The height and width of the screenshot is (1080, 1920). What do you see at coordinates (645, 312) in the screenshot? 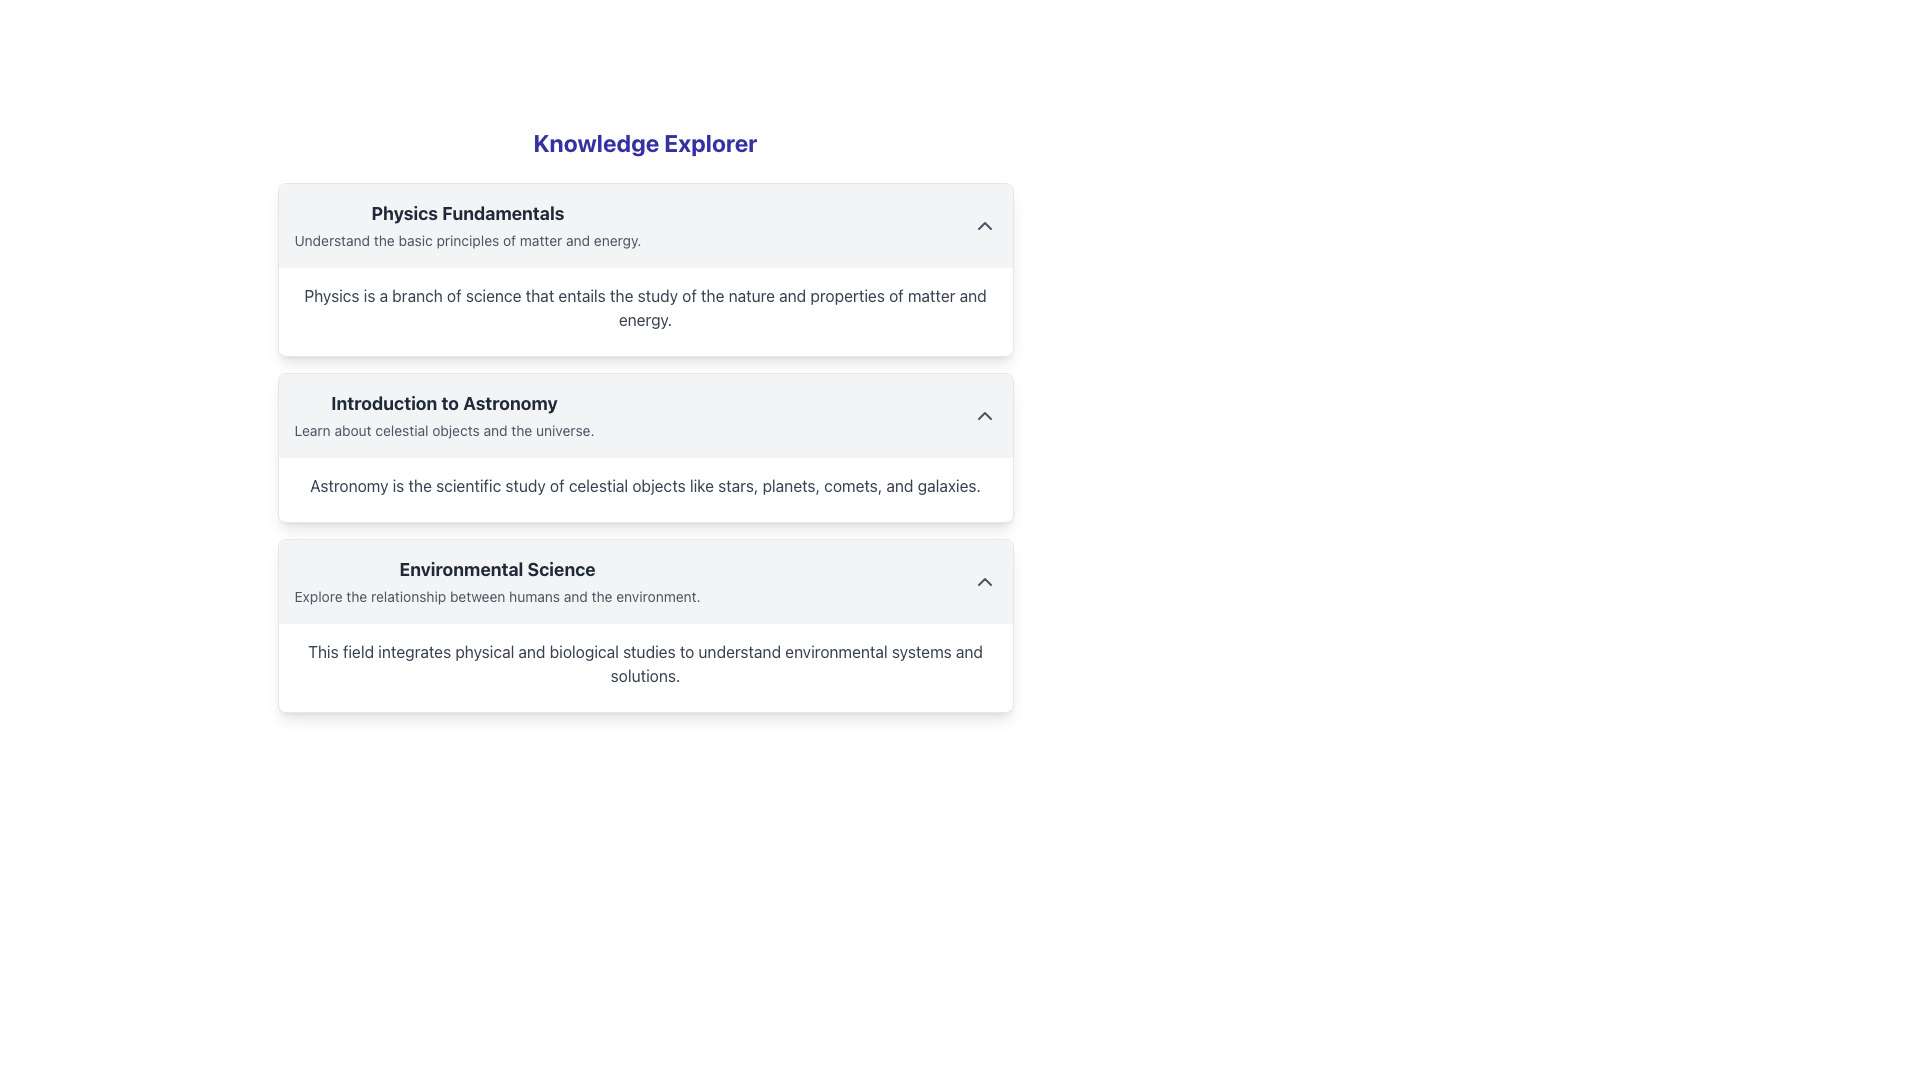
I see `text block located in the 'Physics Fundamentals' section, which provides a brief description of the field of physics` at bounding box center [645, 312].